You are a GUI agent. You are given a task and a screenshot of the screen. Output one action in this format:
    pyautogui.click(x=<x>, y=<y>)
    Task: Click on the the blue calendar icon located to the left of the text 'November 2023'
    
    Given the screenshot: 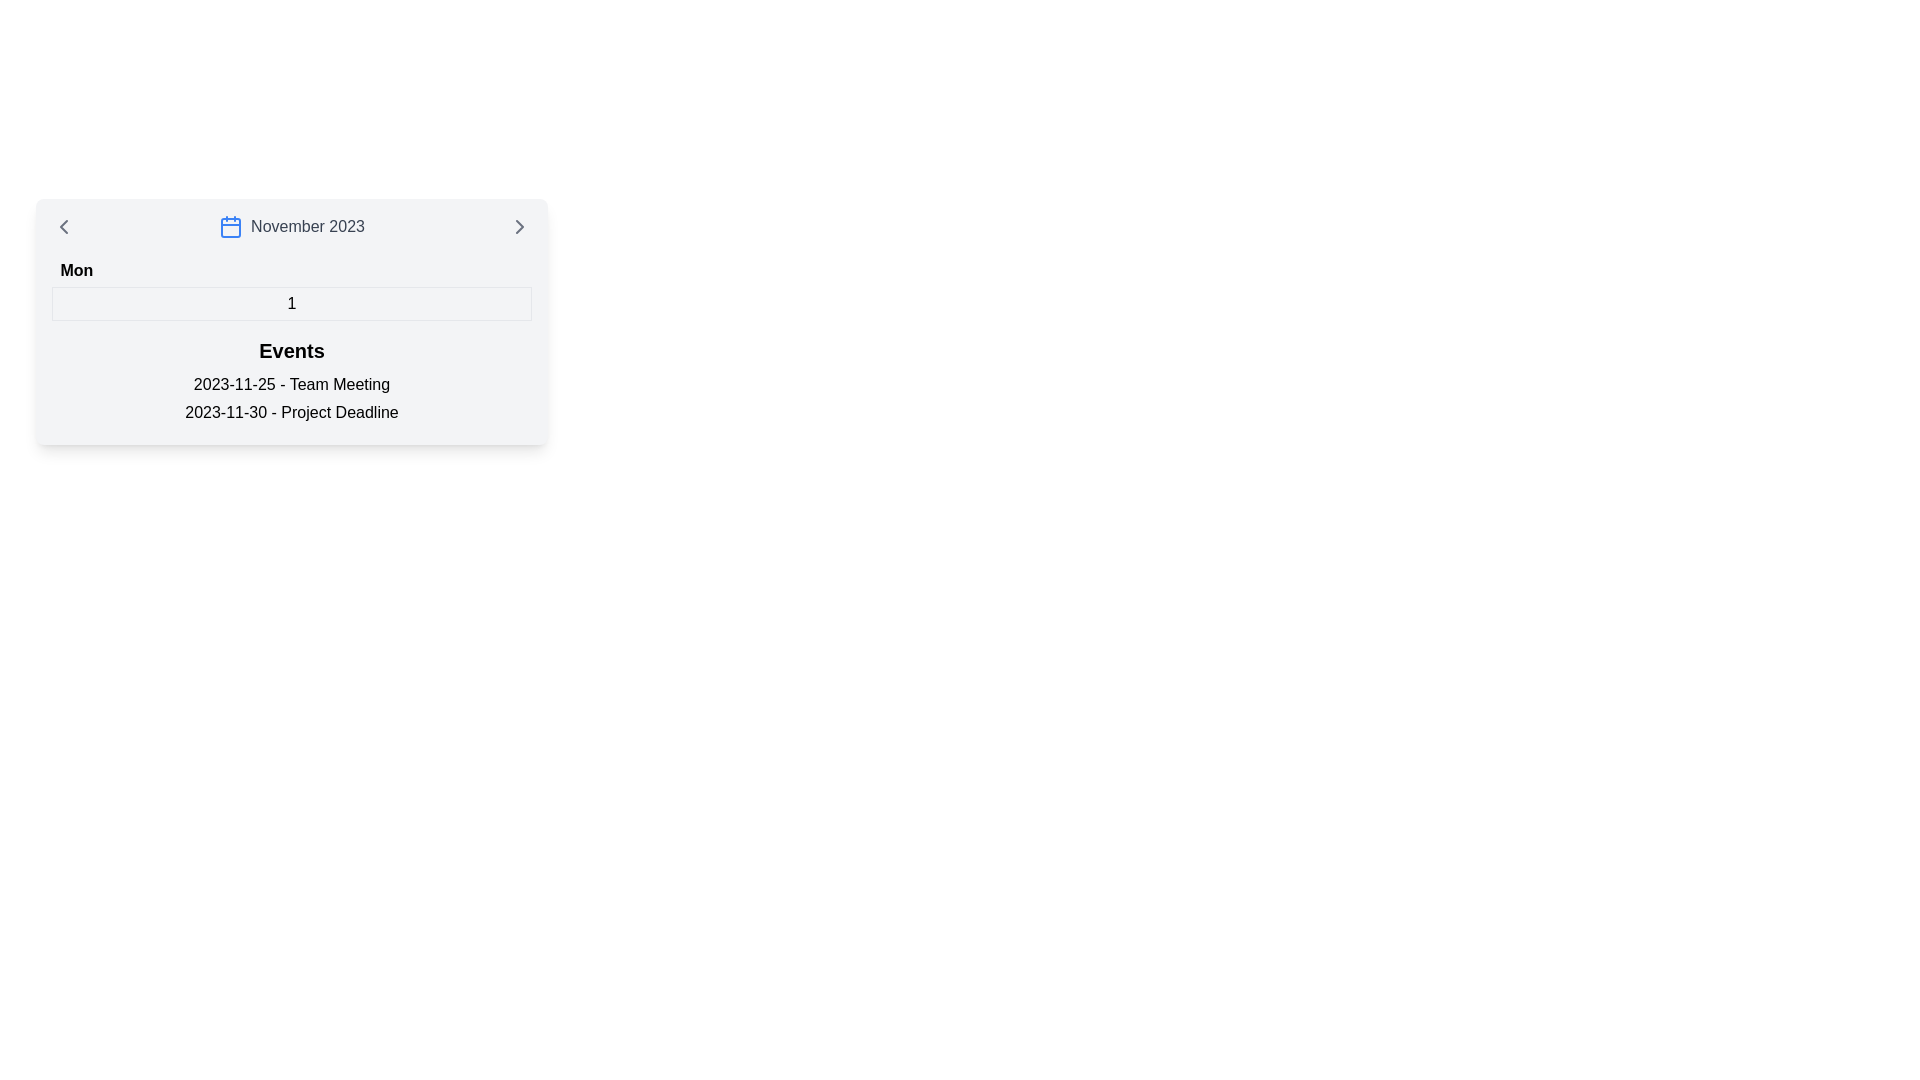 What is the action you would take?
    pyautogui.click(x=231, y=226)
    